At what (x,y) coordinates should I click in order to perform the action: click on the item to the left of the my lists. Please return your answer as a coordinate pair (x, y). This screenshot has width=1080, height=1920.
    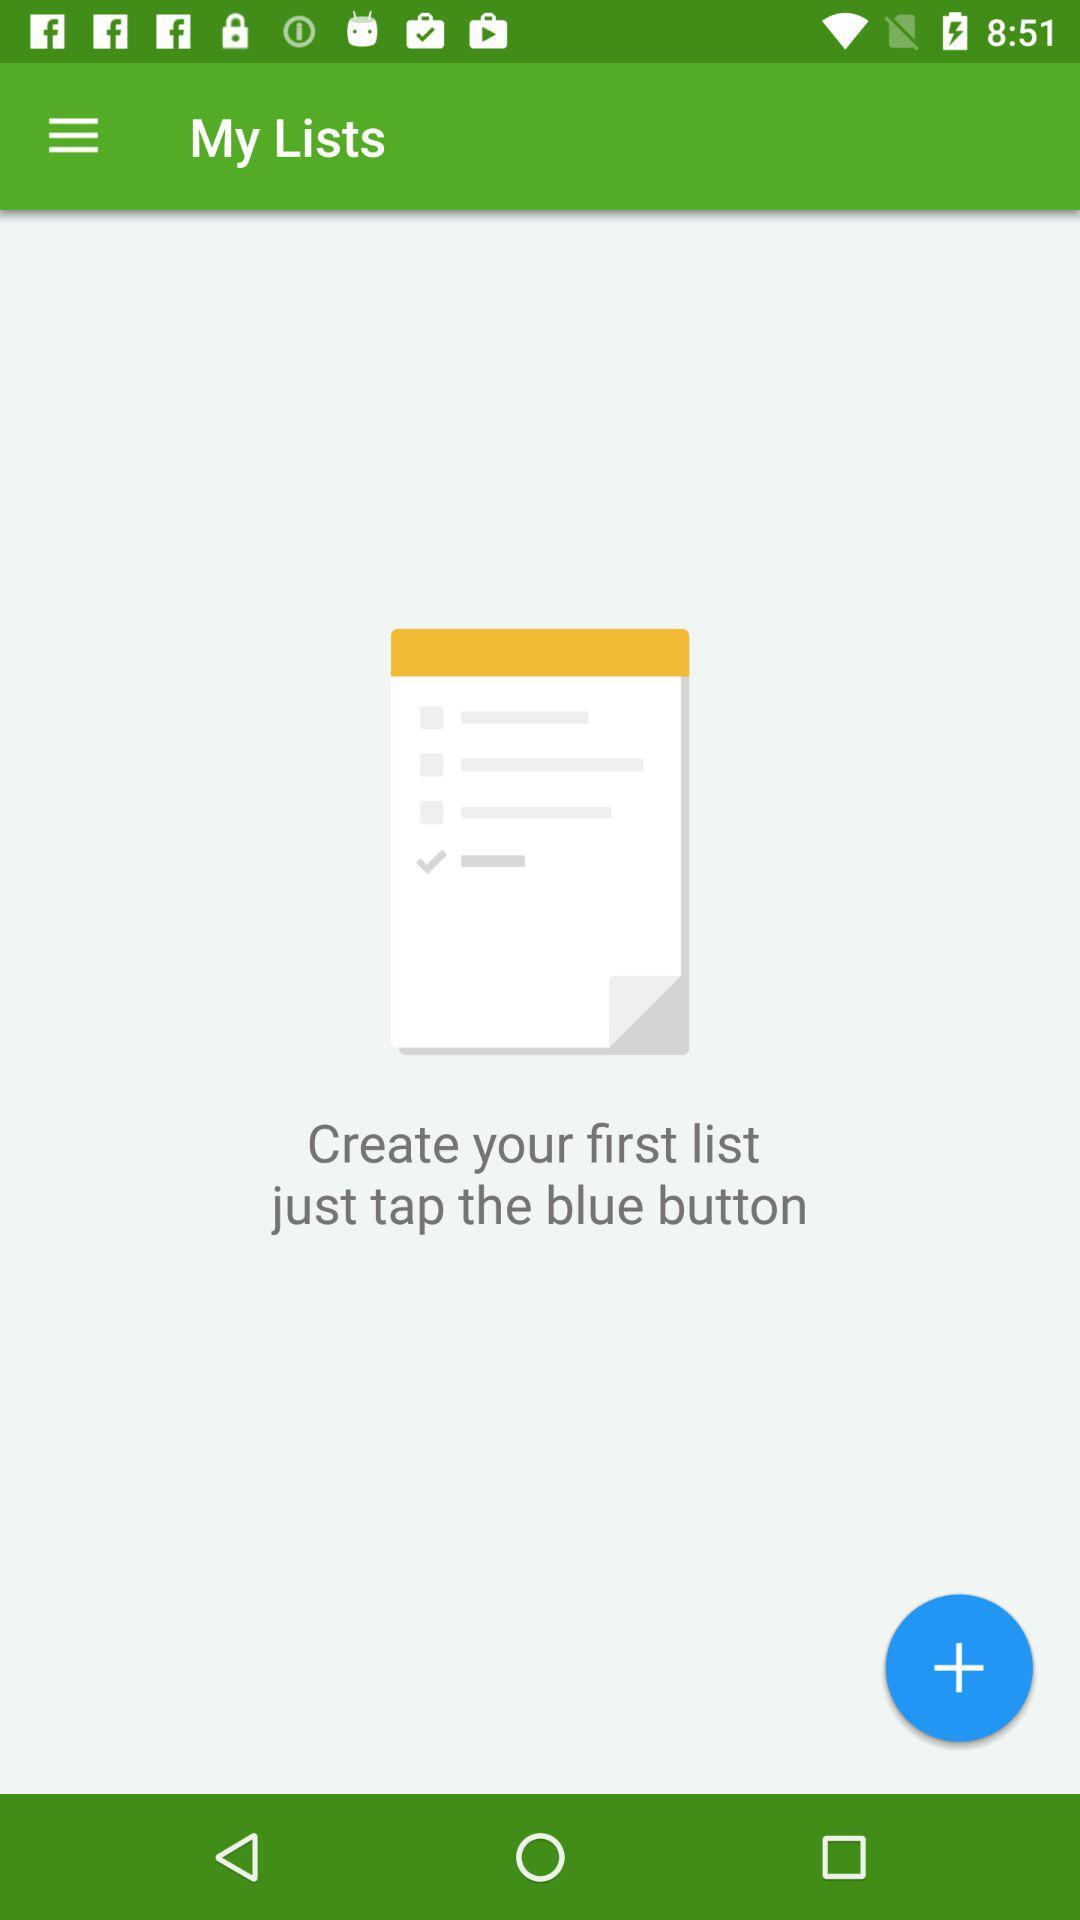
    Looking at the image, I should click on (72, 135).